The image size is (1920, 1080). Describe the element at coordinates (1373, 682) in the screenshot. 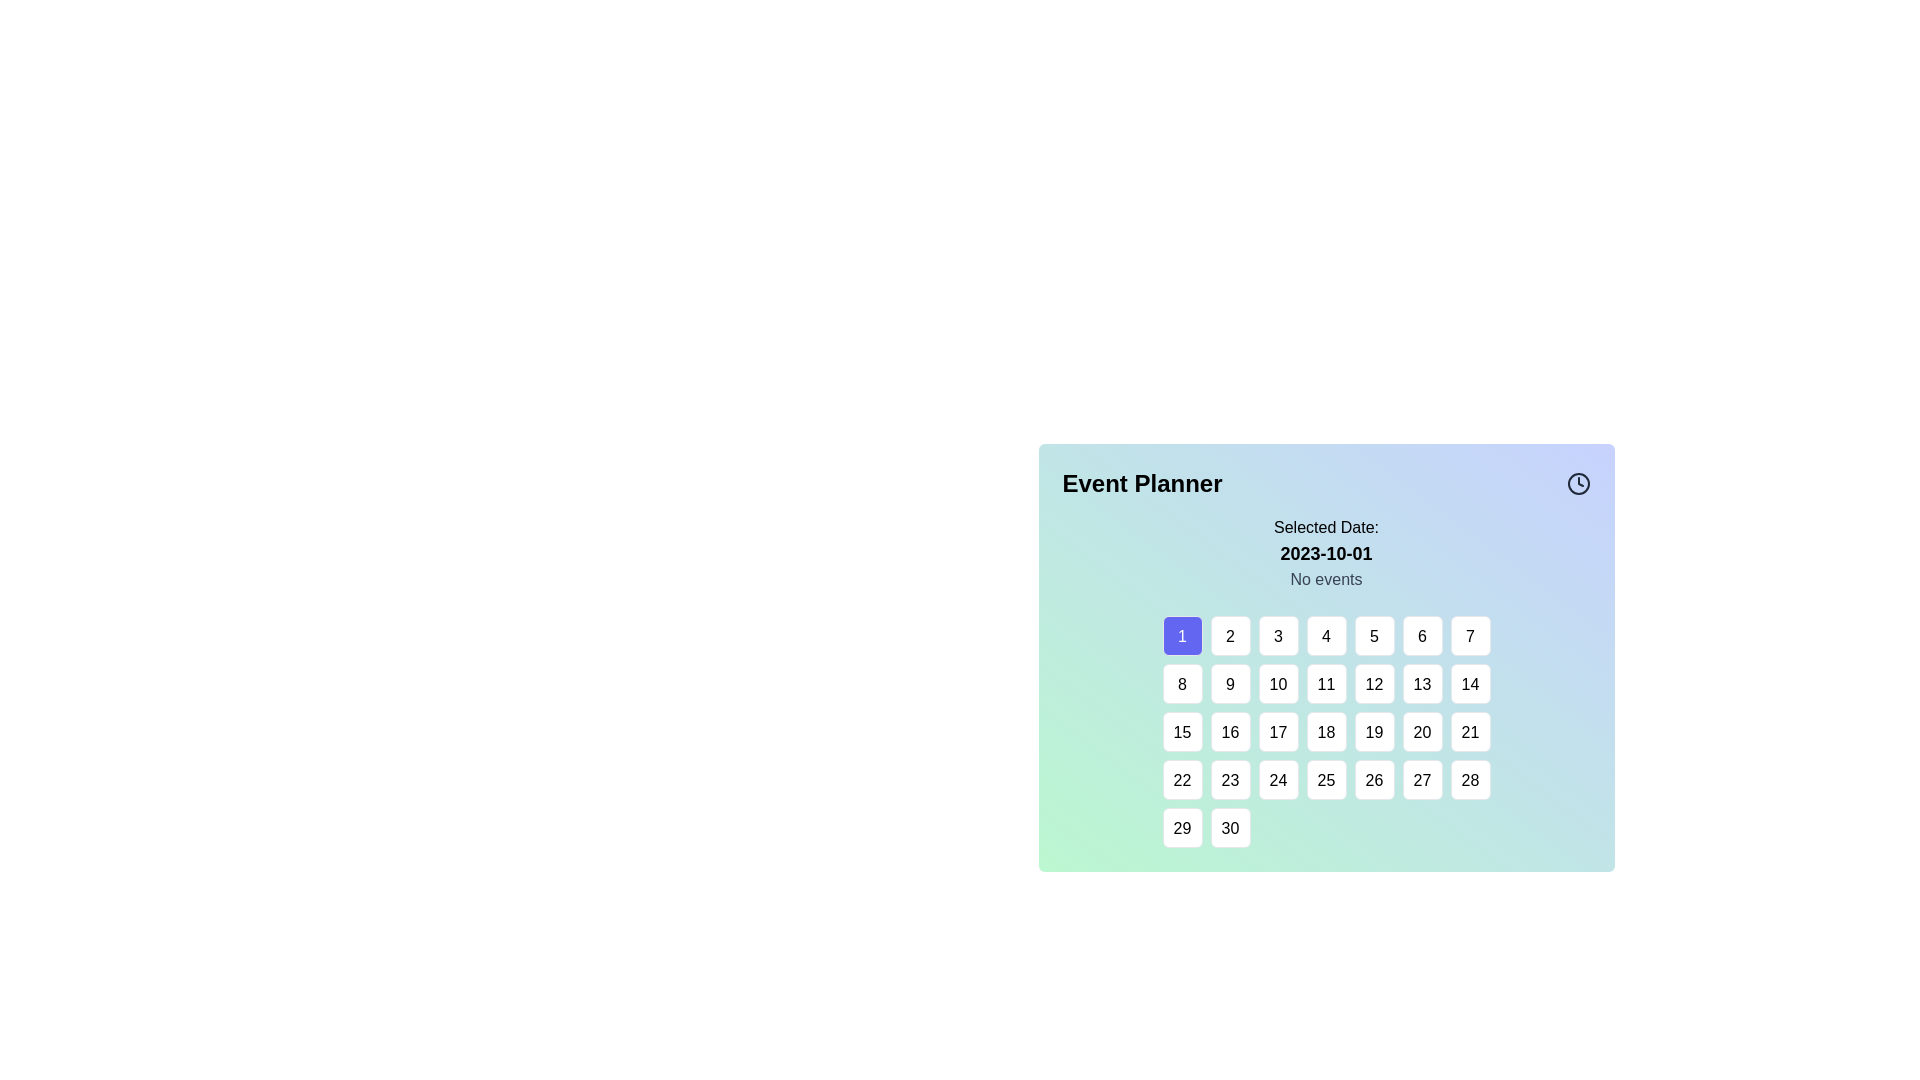

I see `the rectangular button displaying the number '12' in the calendar grid` at that location.